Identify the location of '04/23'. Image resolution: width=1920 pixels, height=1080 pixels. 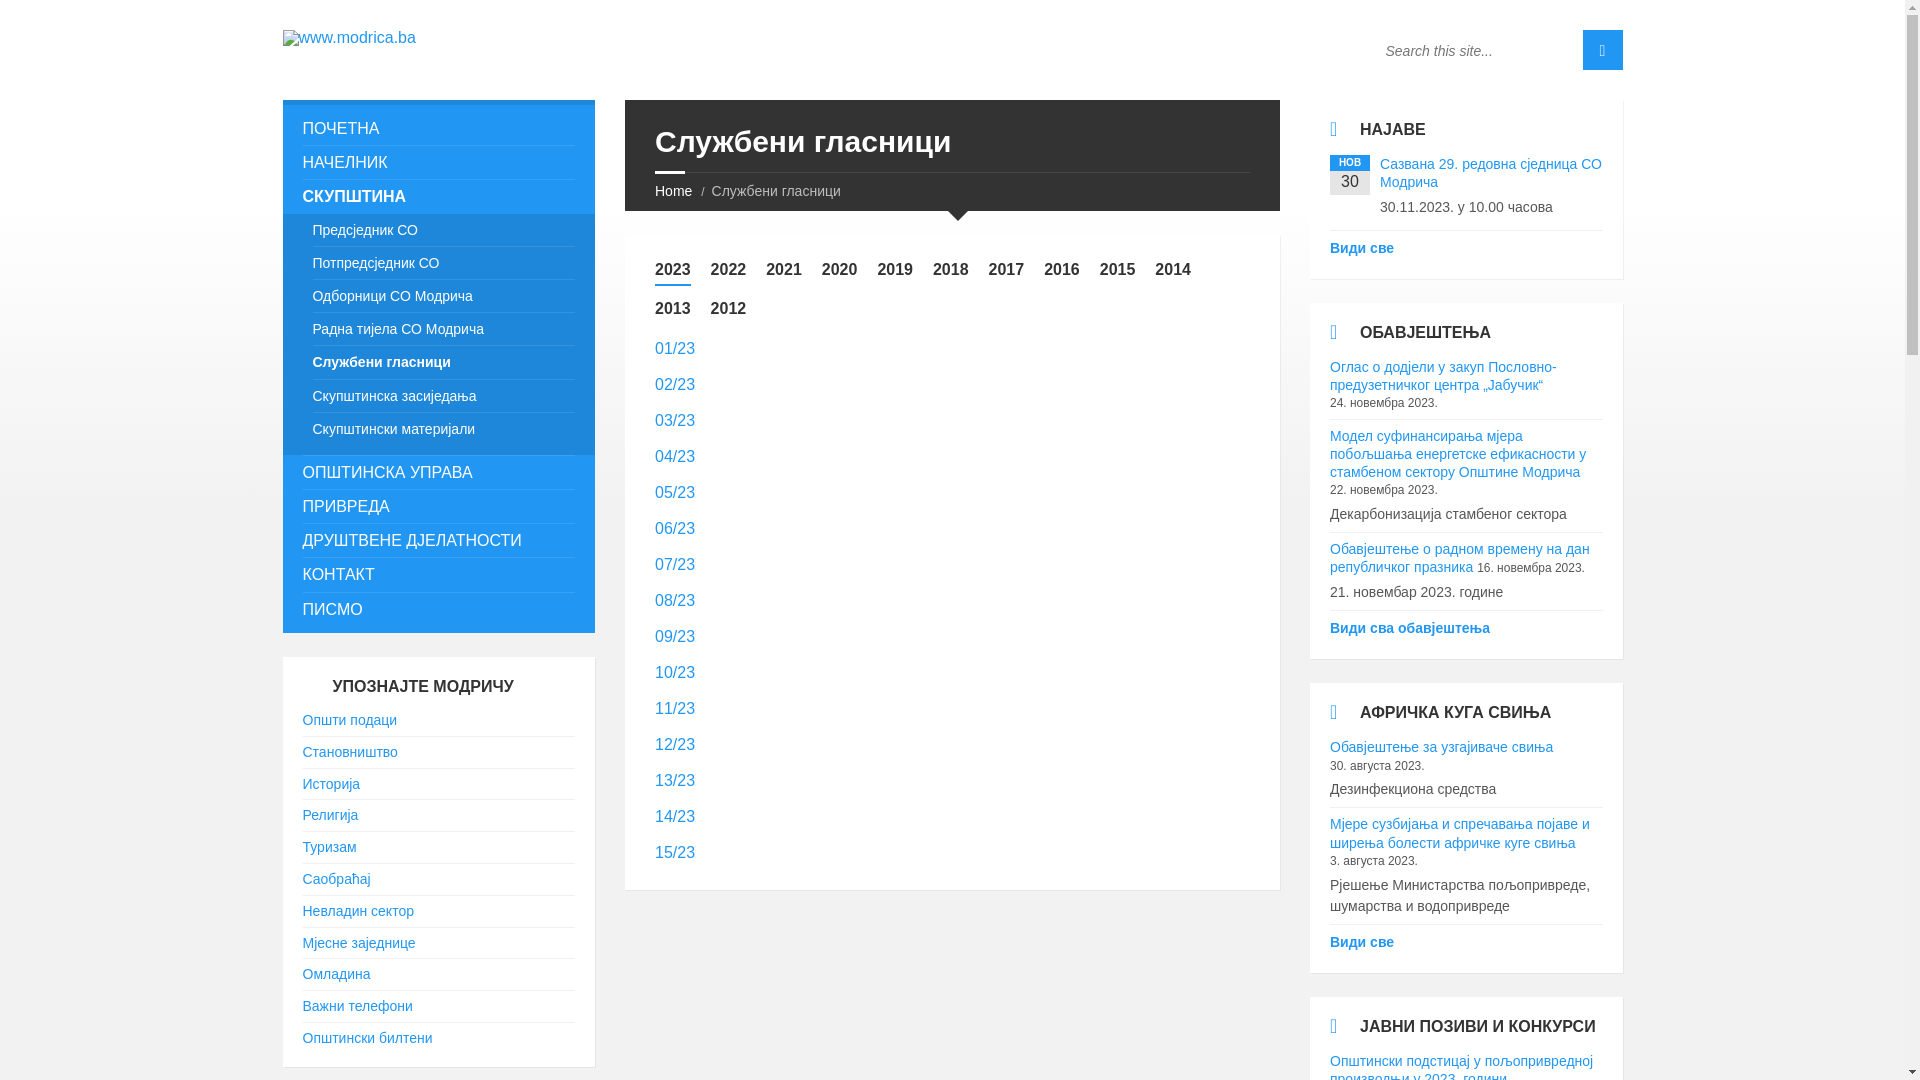
(675, 456).